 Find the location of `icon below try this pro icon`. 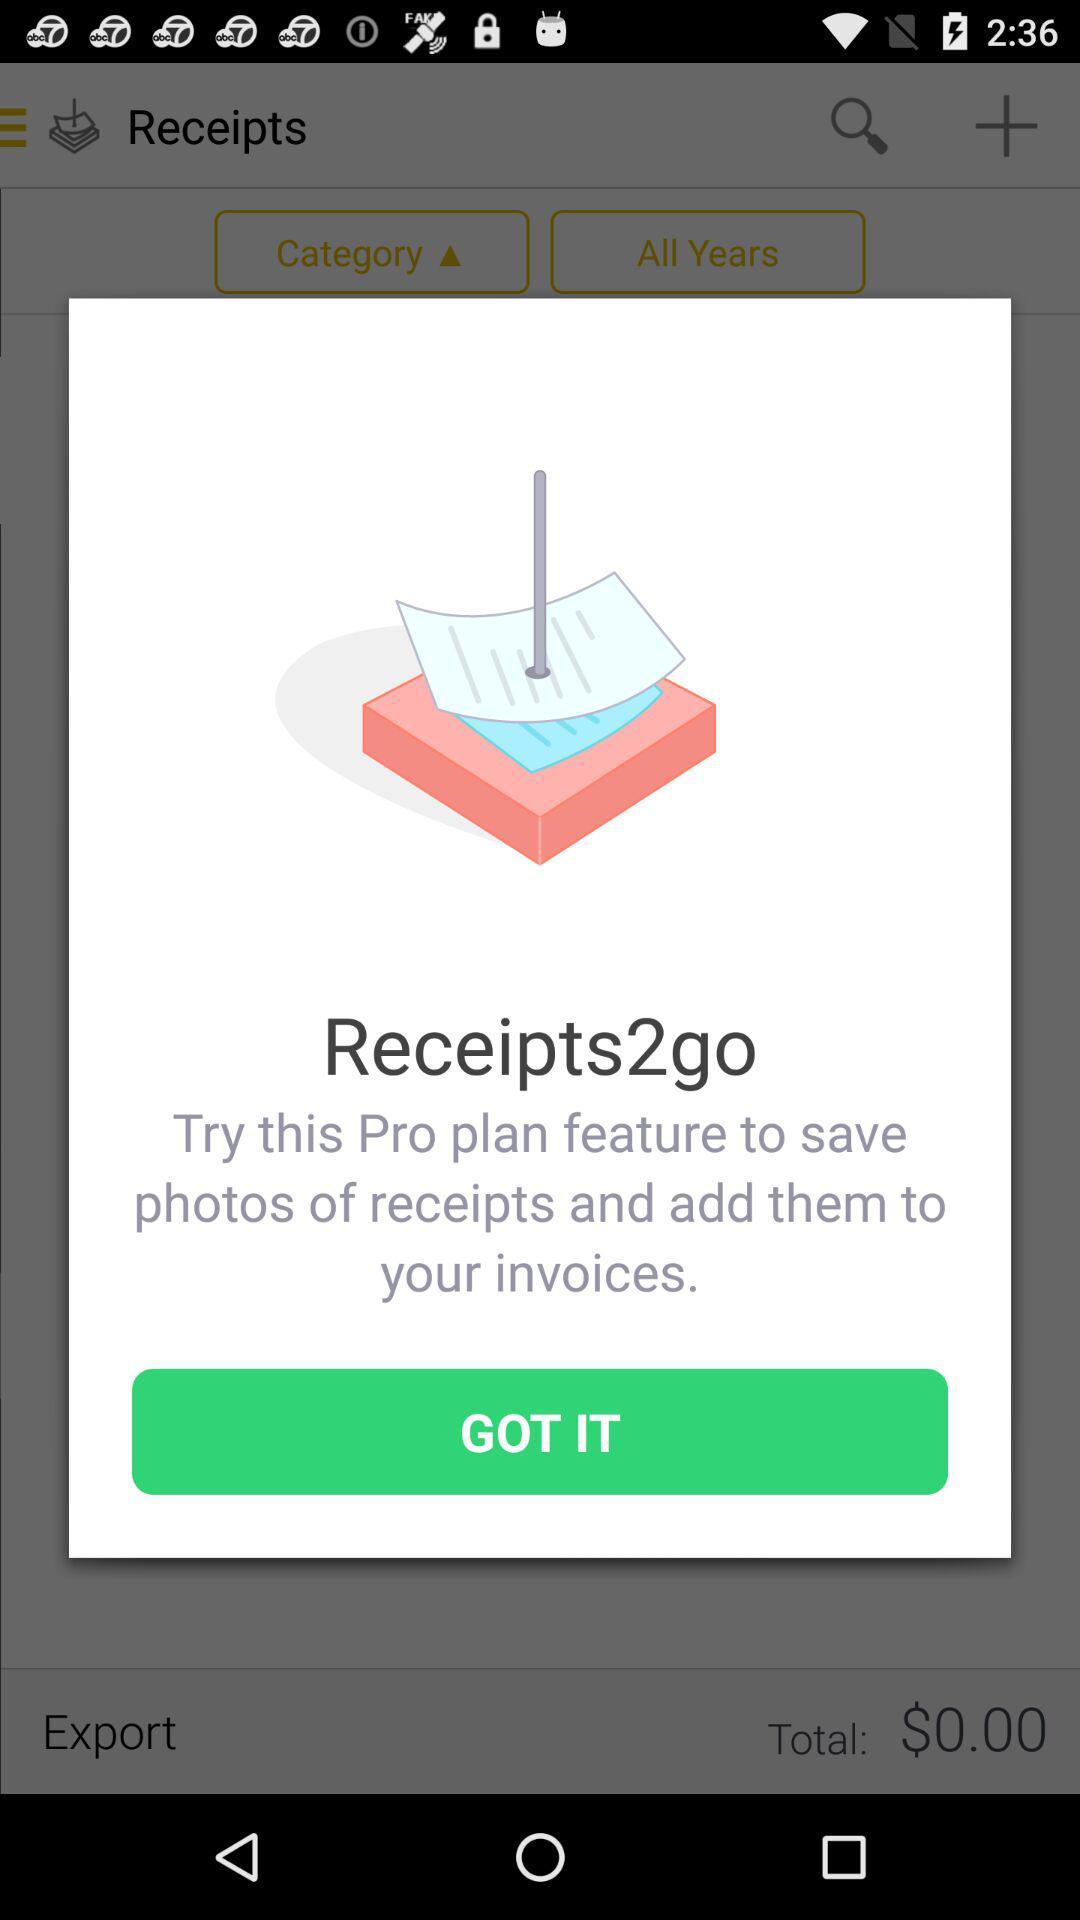

icon below try this pro icon is located at coordinates (540, 1430).